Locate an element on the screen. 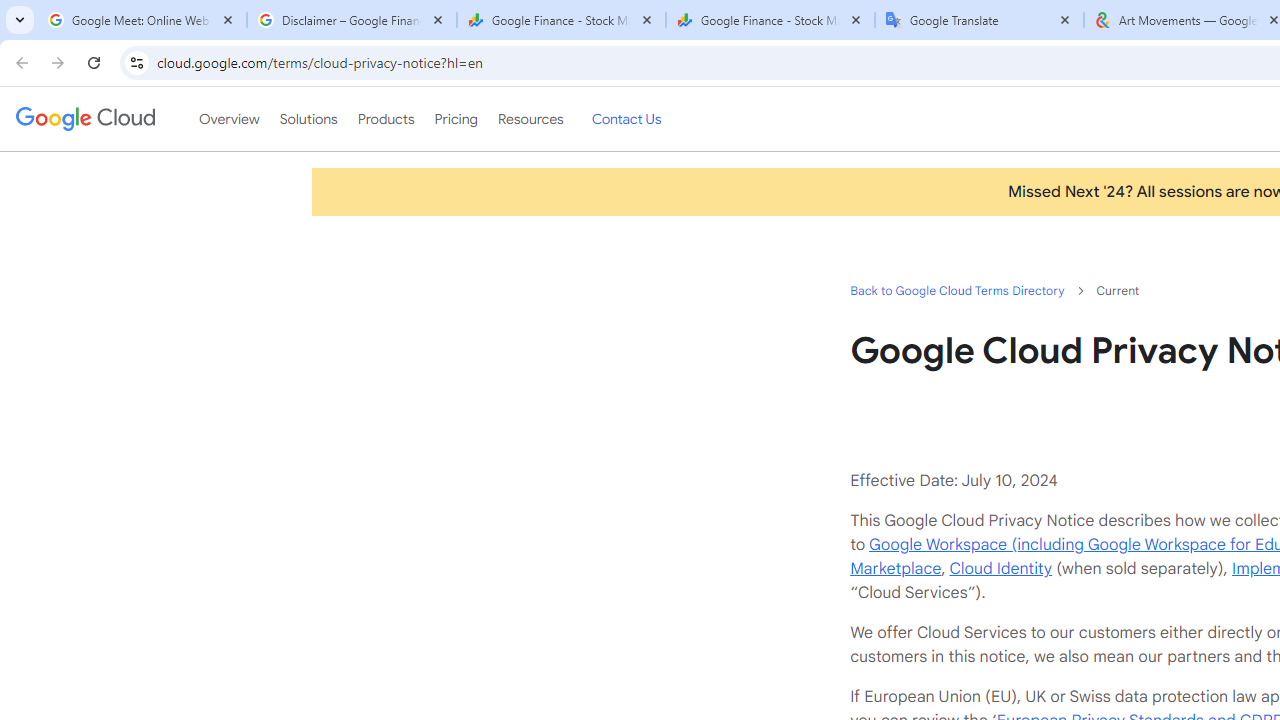 This screenshot has height=720, width=1280. 'Google Cloud' is located at coordinates (84, 119).